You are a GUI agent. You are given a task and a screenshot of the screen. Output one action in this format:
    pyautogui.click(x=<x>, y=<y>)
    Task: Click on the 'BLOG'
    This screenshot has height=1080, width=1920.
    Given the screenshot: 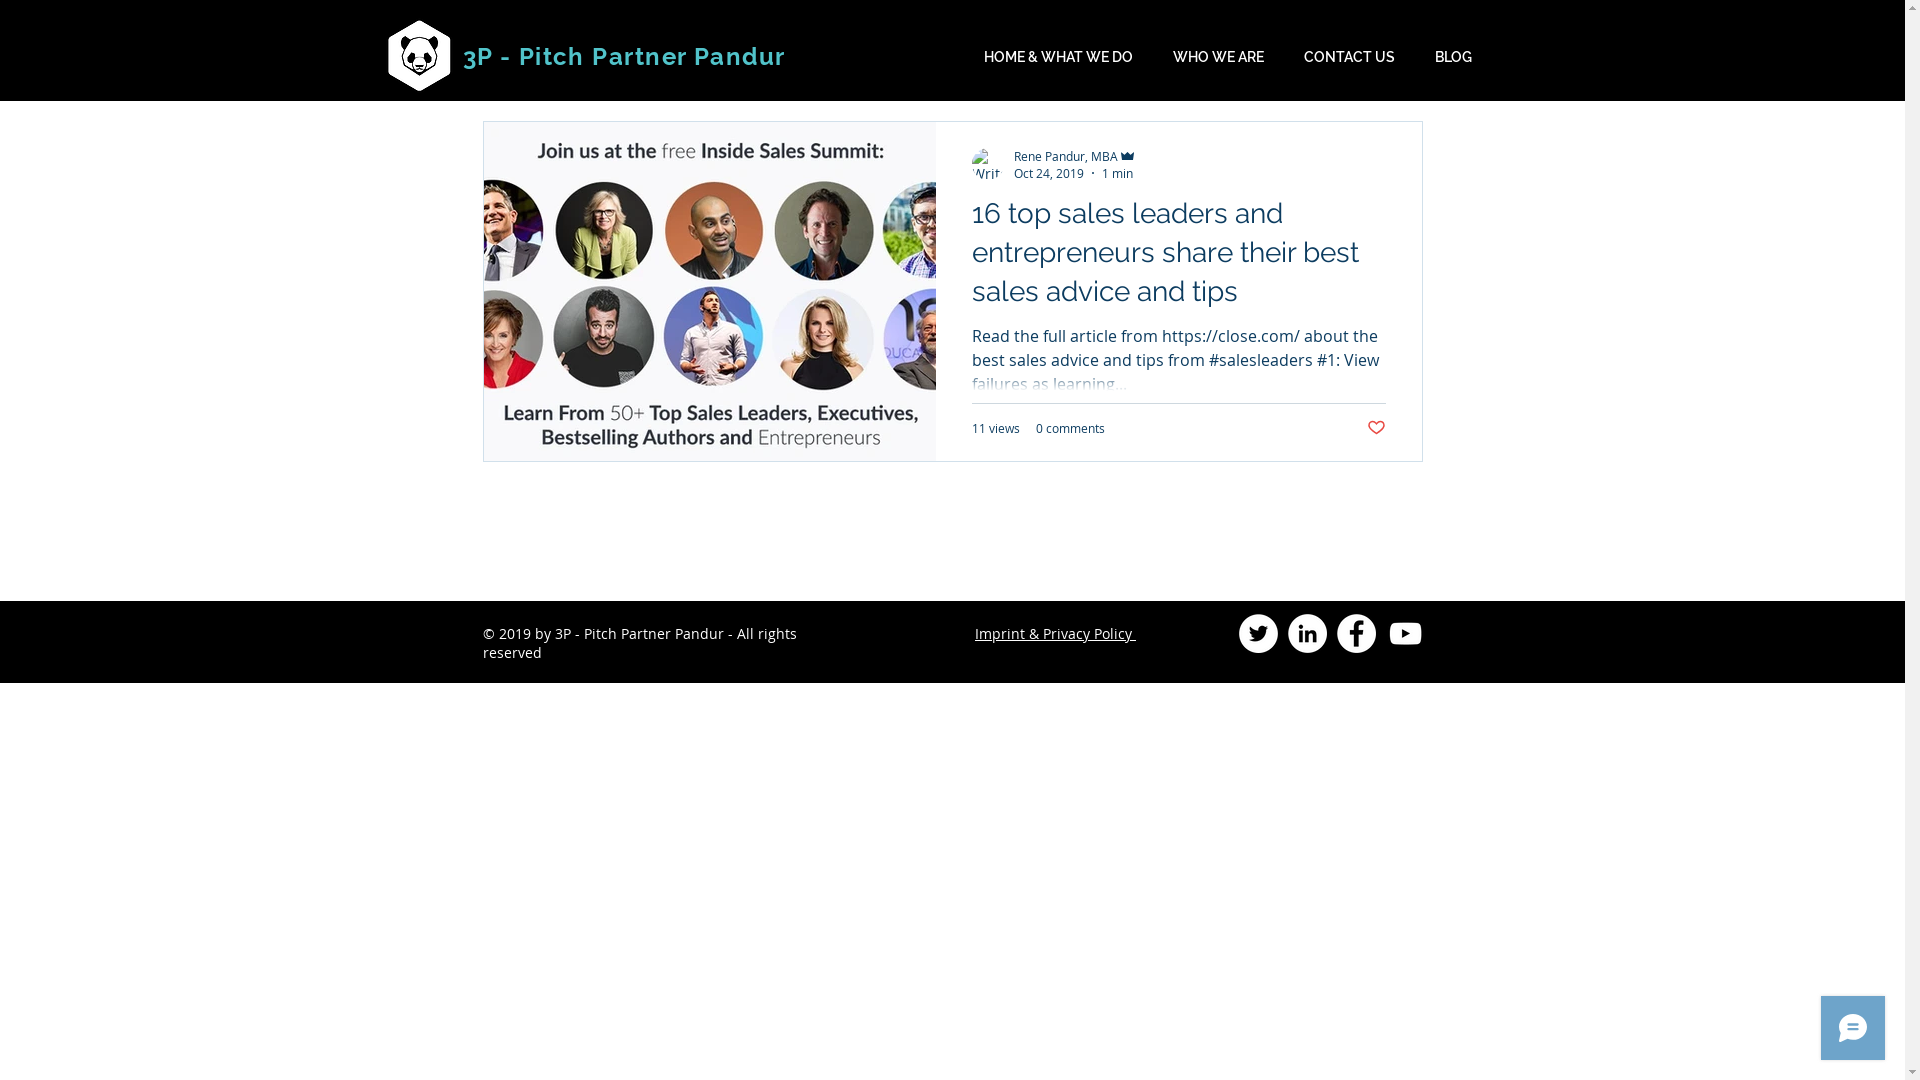 What is the action you would take?
    pyautogui.click(x=1414, y=56)
    